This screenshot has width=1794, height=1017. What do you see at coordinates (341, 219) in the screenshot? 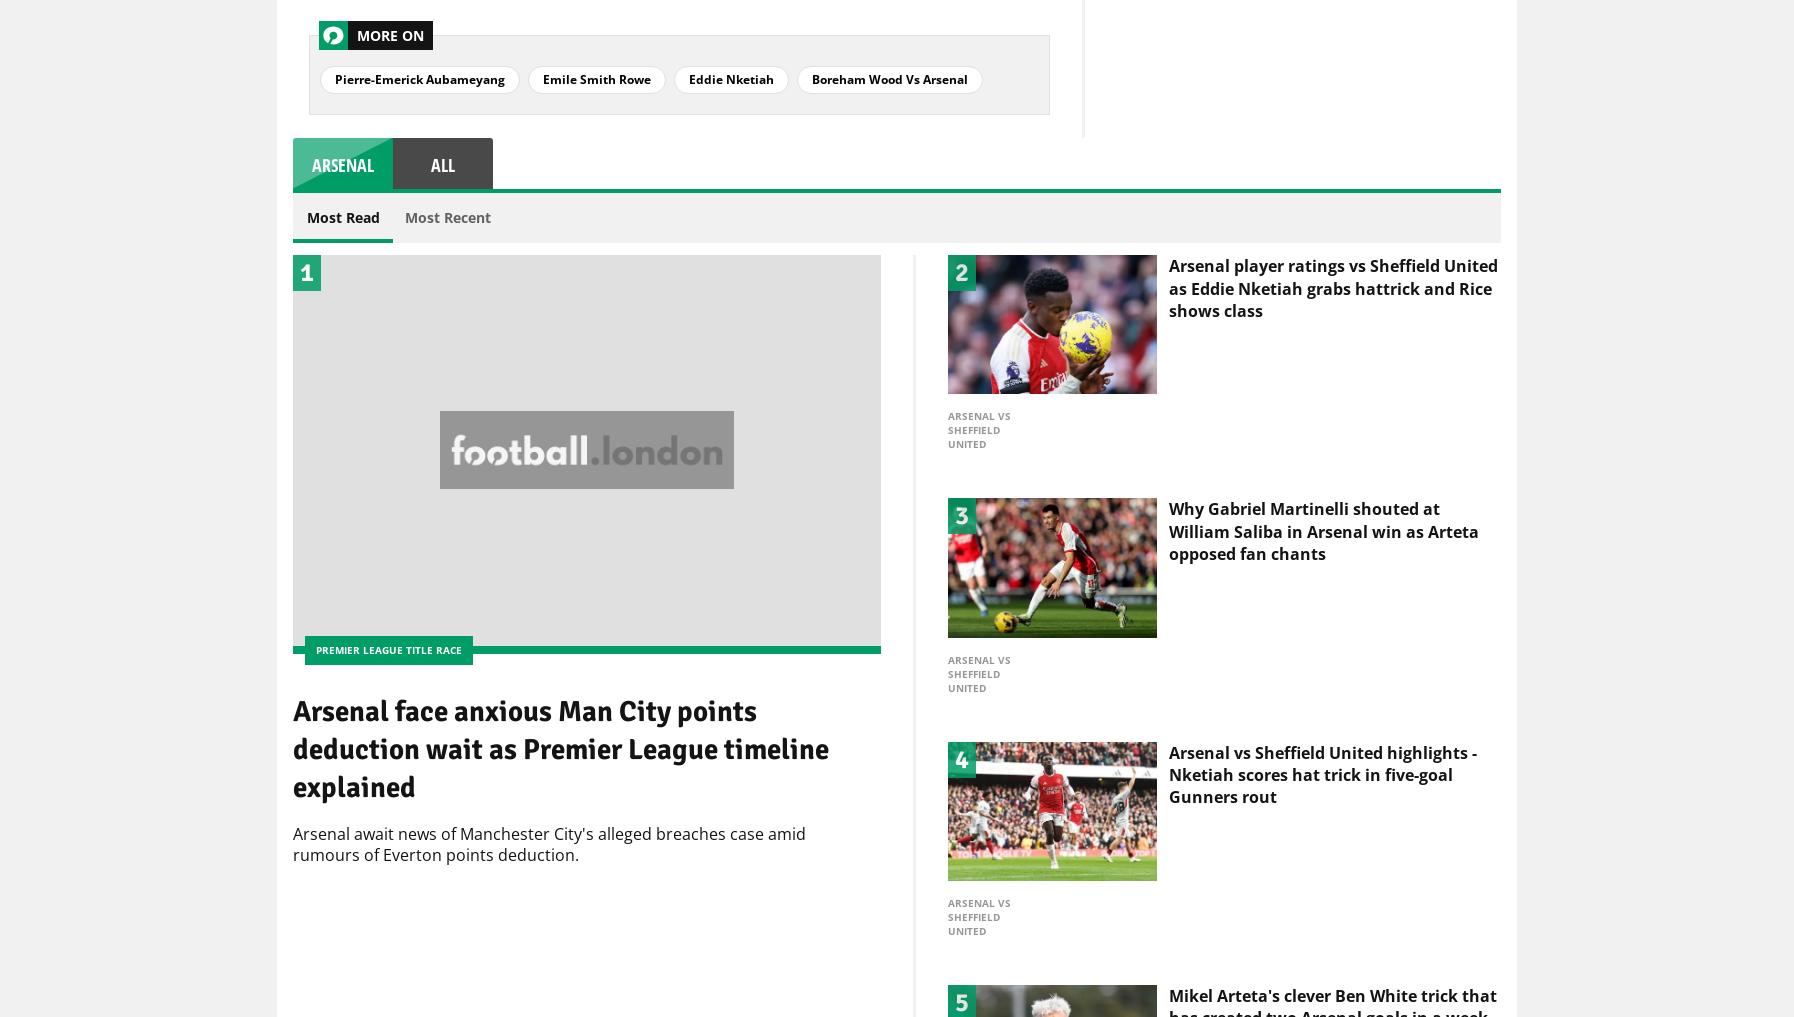
I see `'Most Read'` at bounding box center [341, 219].